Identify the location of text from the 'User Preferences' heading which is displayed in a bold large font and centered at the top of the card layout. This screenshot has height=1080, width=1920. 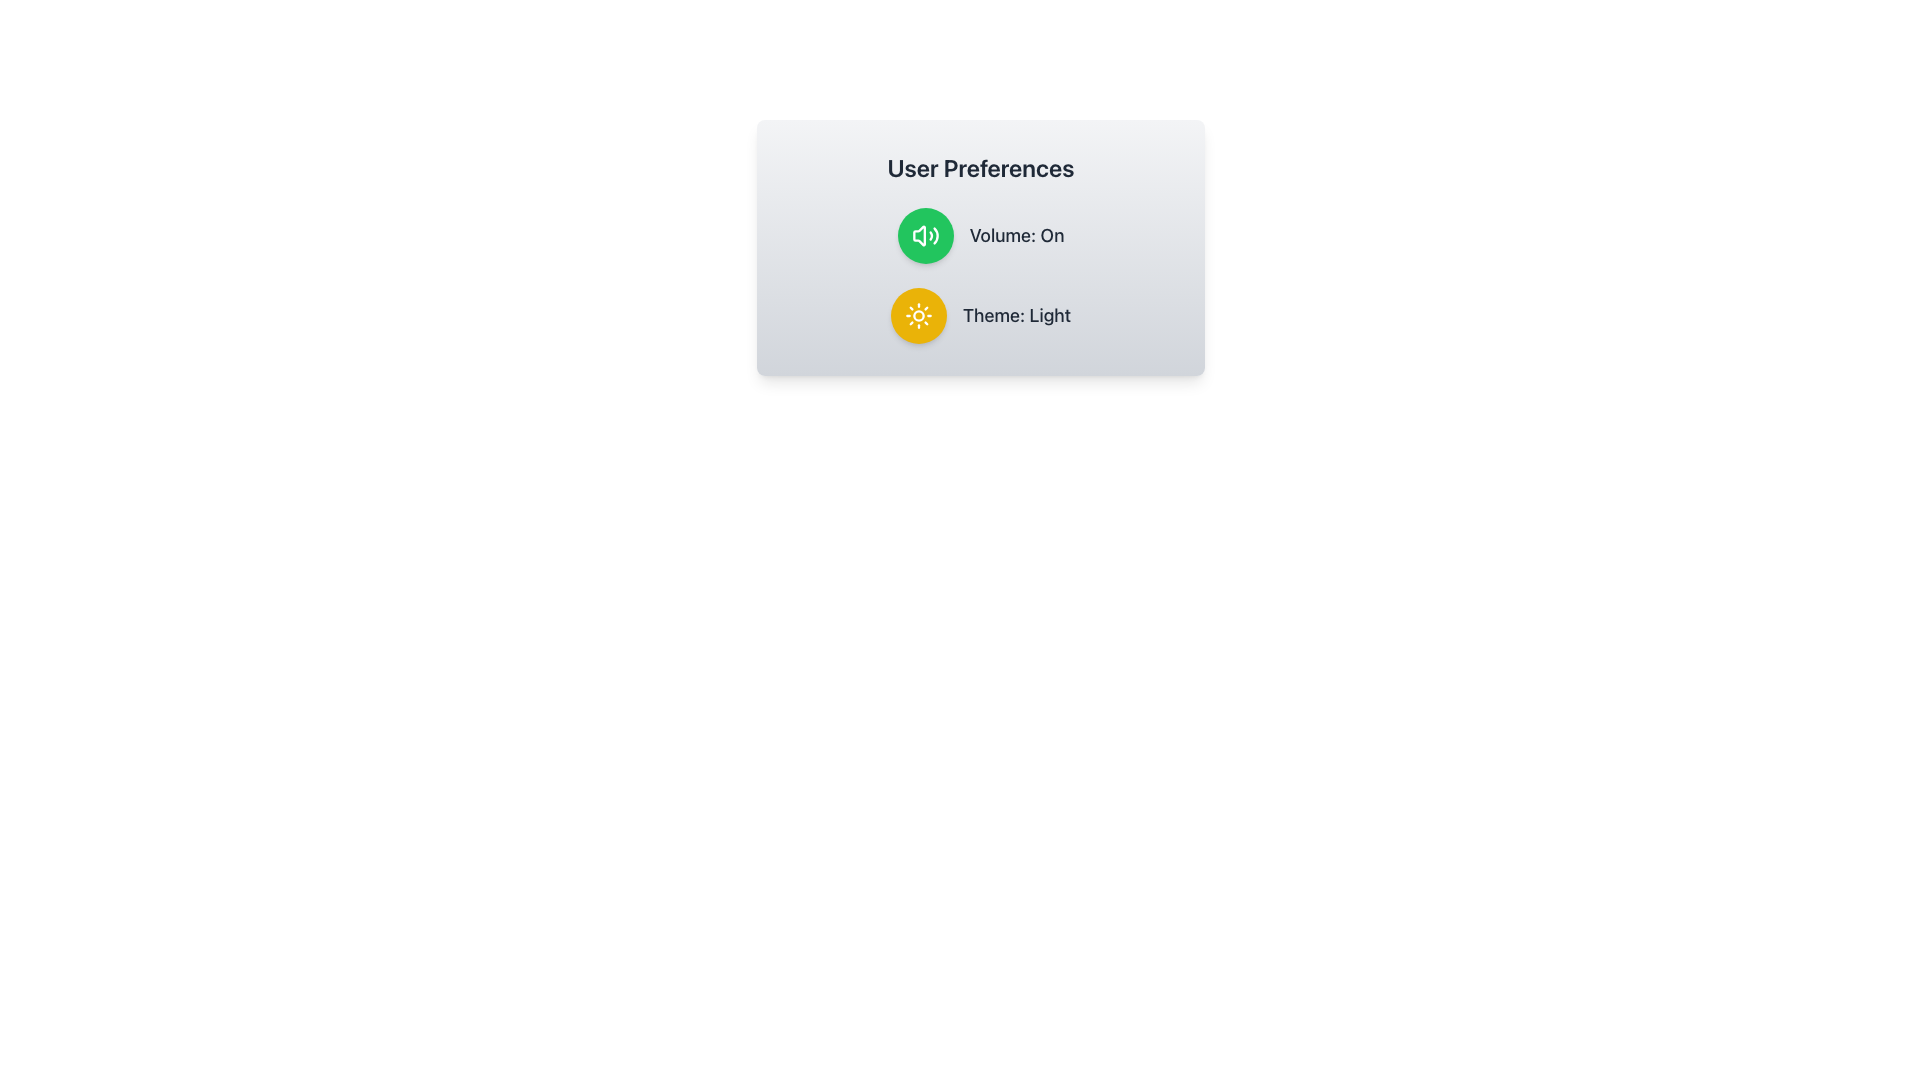
(980, 167).